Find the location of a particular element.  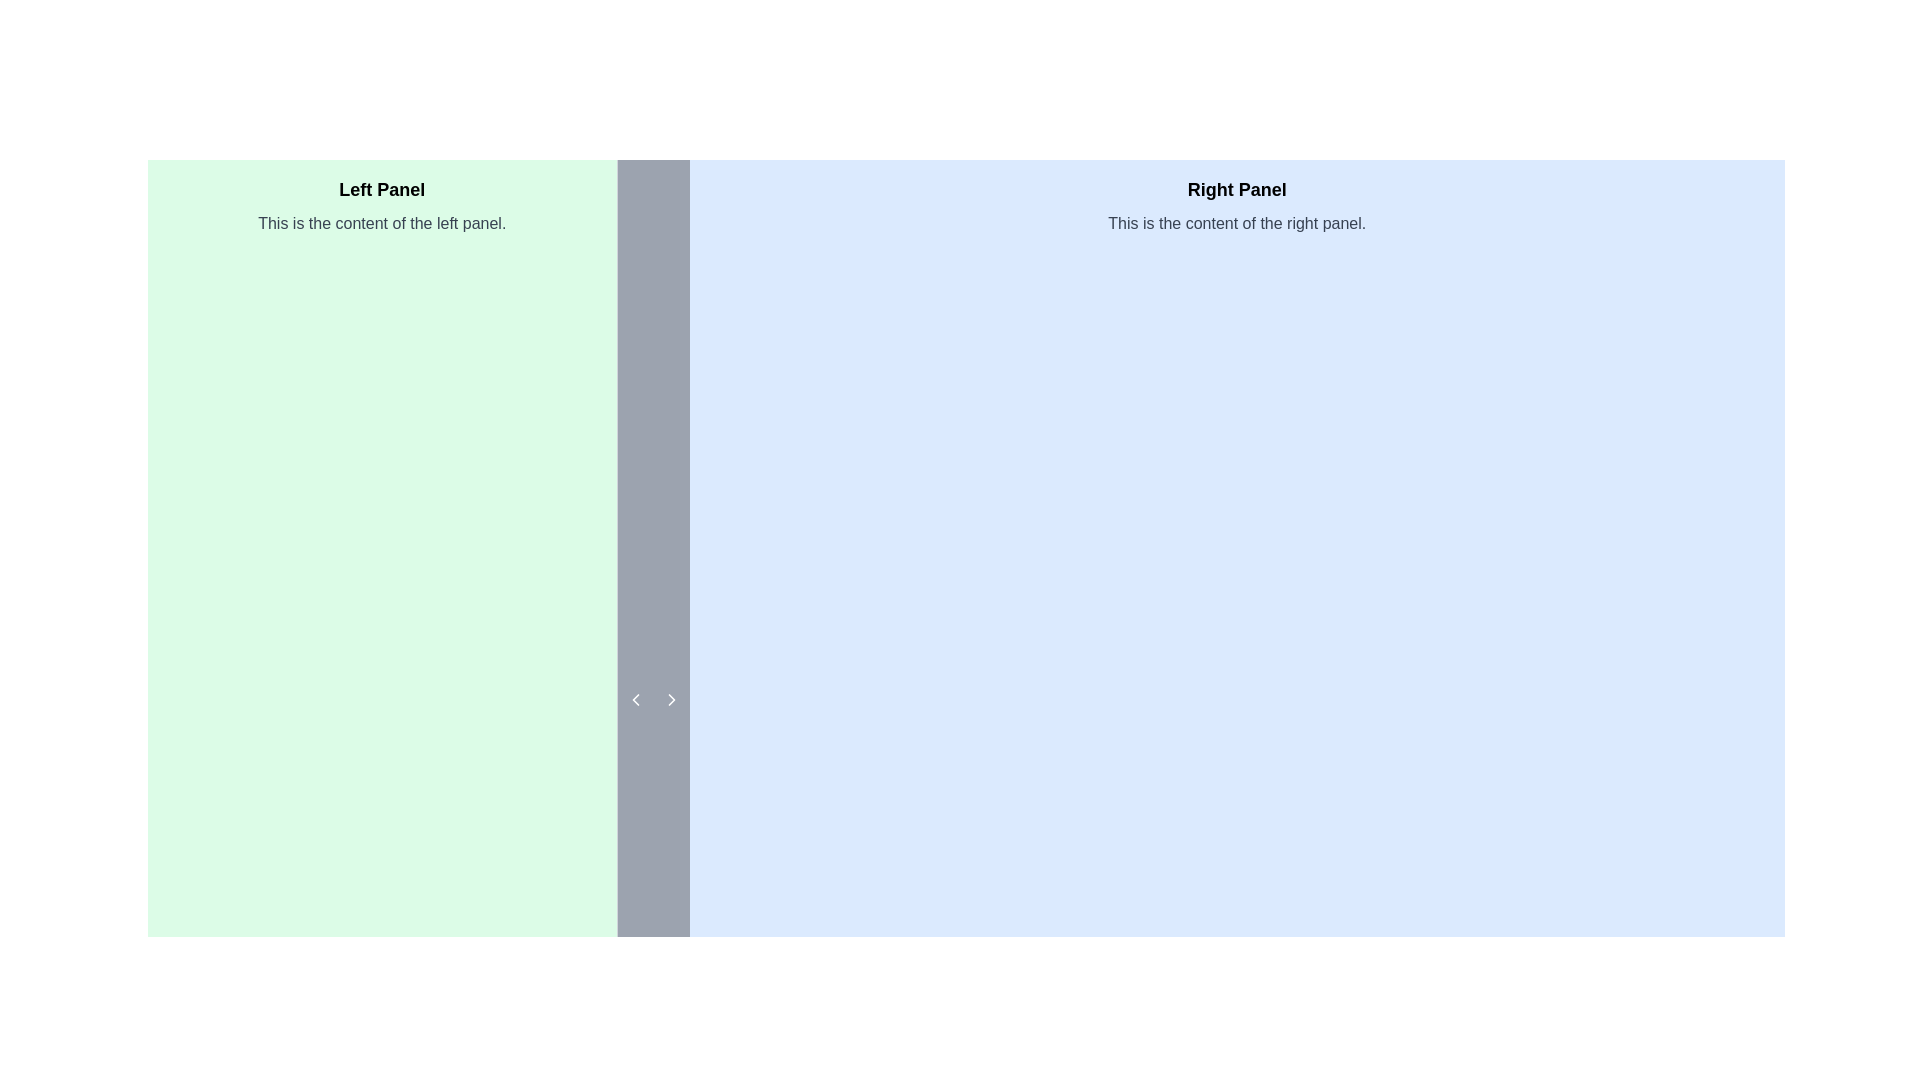

the descriptive text block located below the 'Left Panel' header in the left section of the interface is located at coordinates (382, 223).